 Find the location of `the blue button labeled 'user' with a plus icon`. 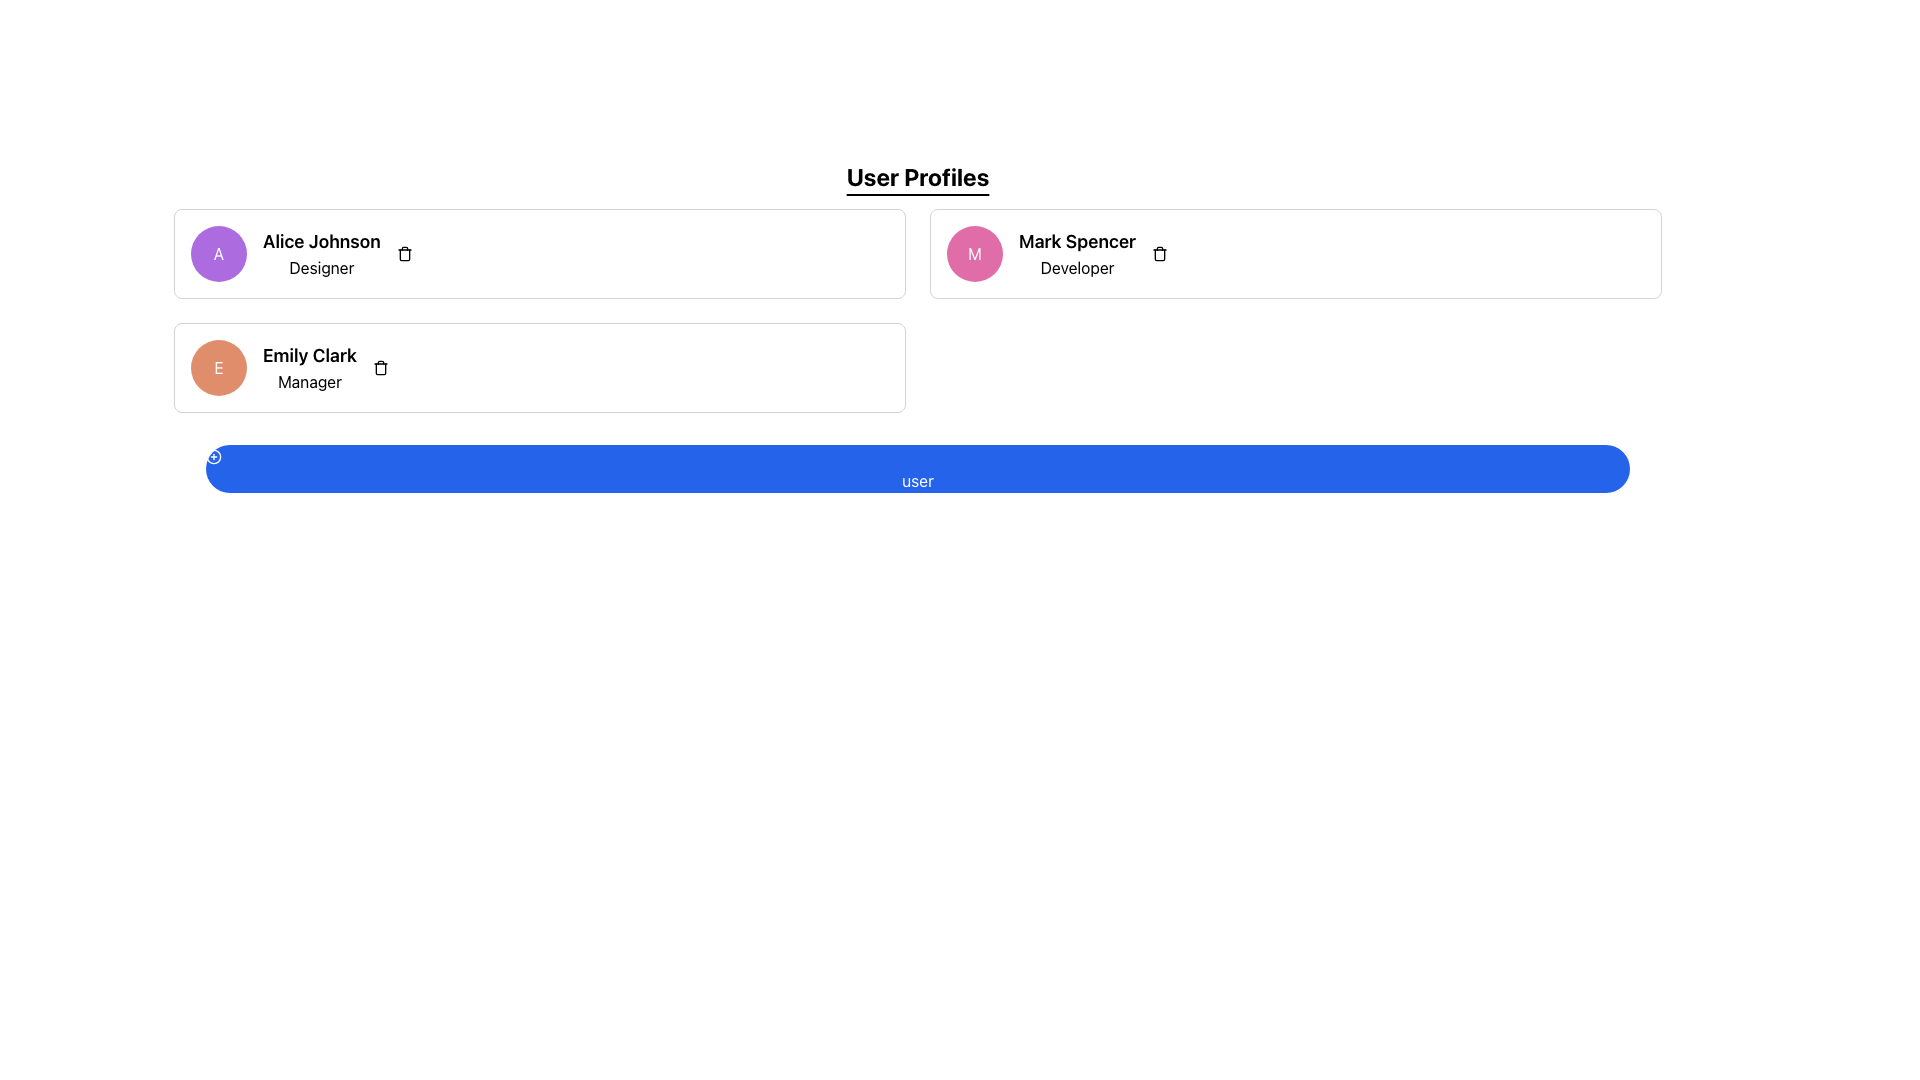

the blue button labeled 'user' with a plus icon is located at coordinates (916, 469).